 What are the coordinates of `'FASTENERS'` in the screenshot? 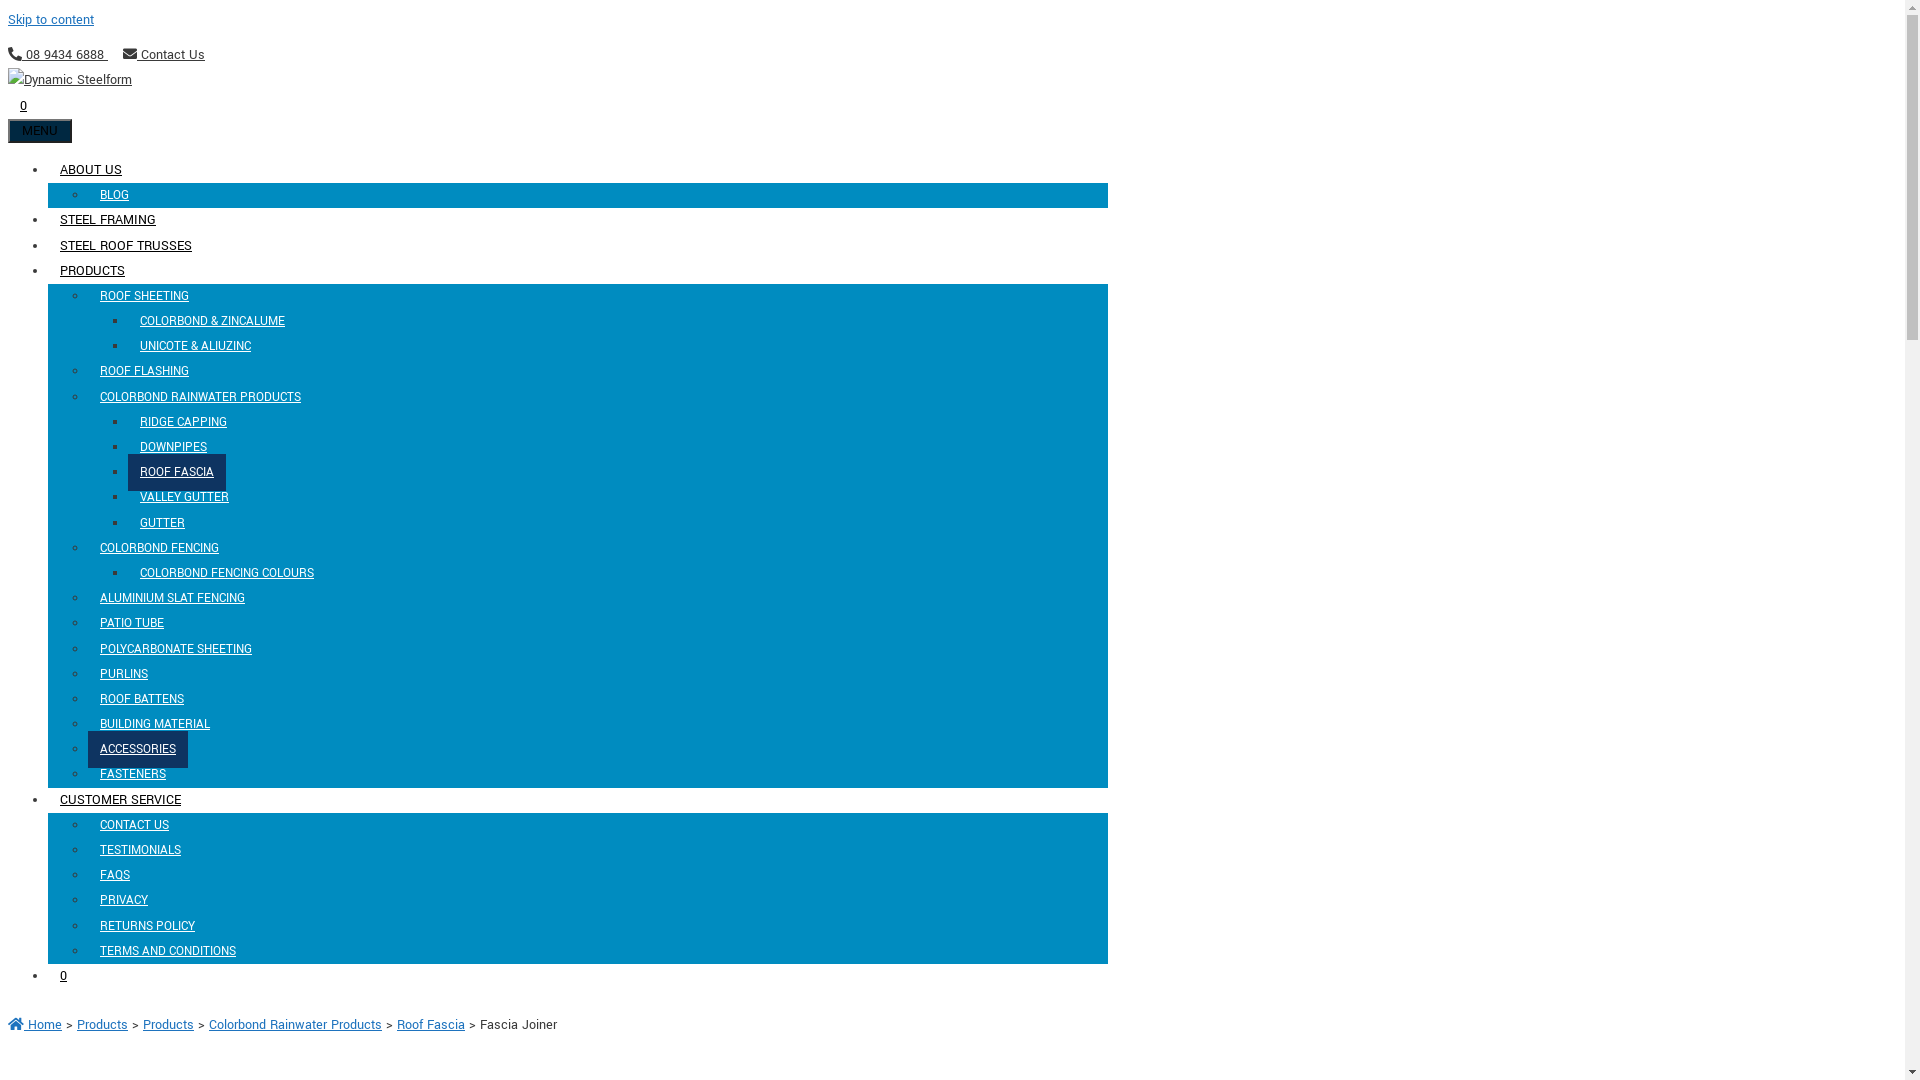 It's located at (132, 773).